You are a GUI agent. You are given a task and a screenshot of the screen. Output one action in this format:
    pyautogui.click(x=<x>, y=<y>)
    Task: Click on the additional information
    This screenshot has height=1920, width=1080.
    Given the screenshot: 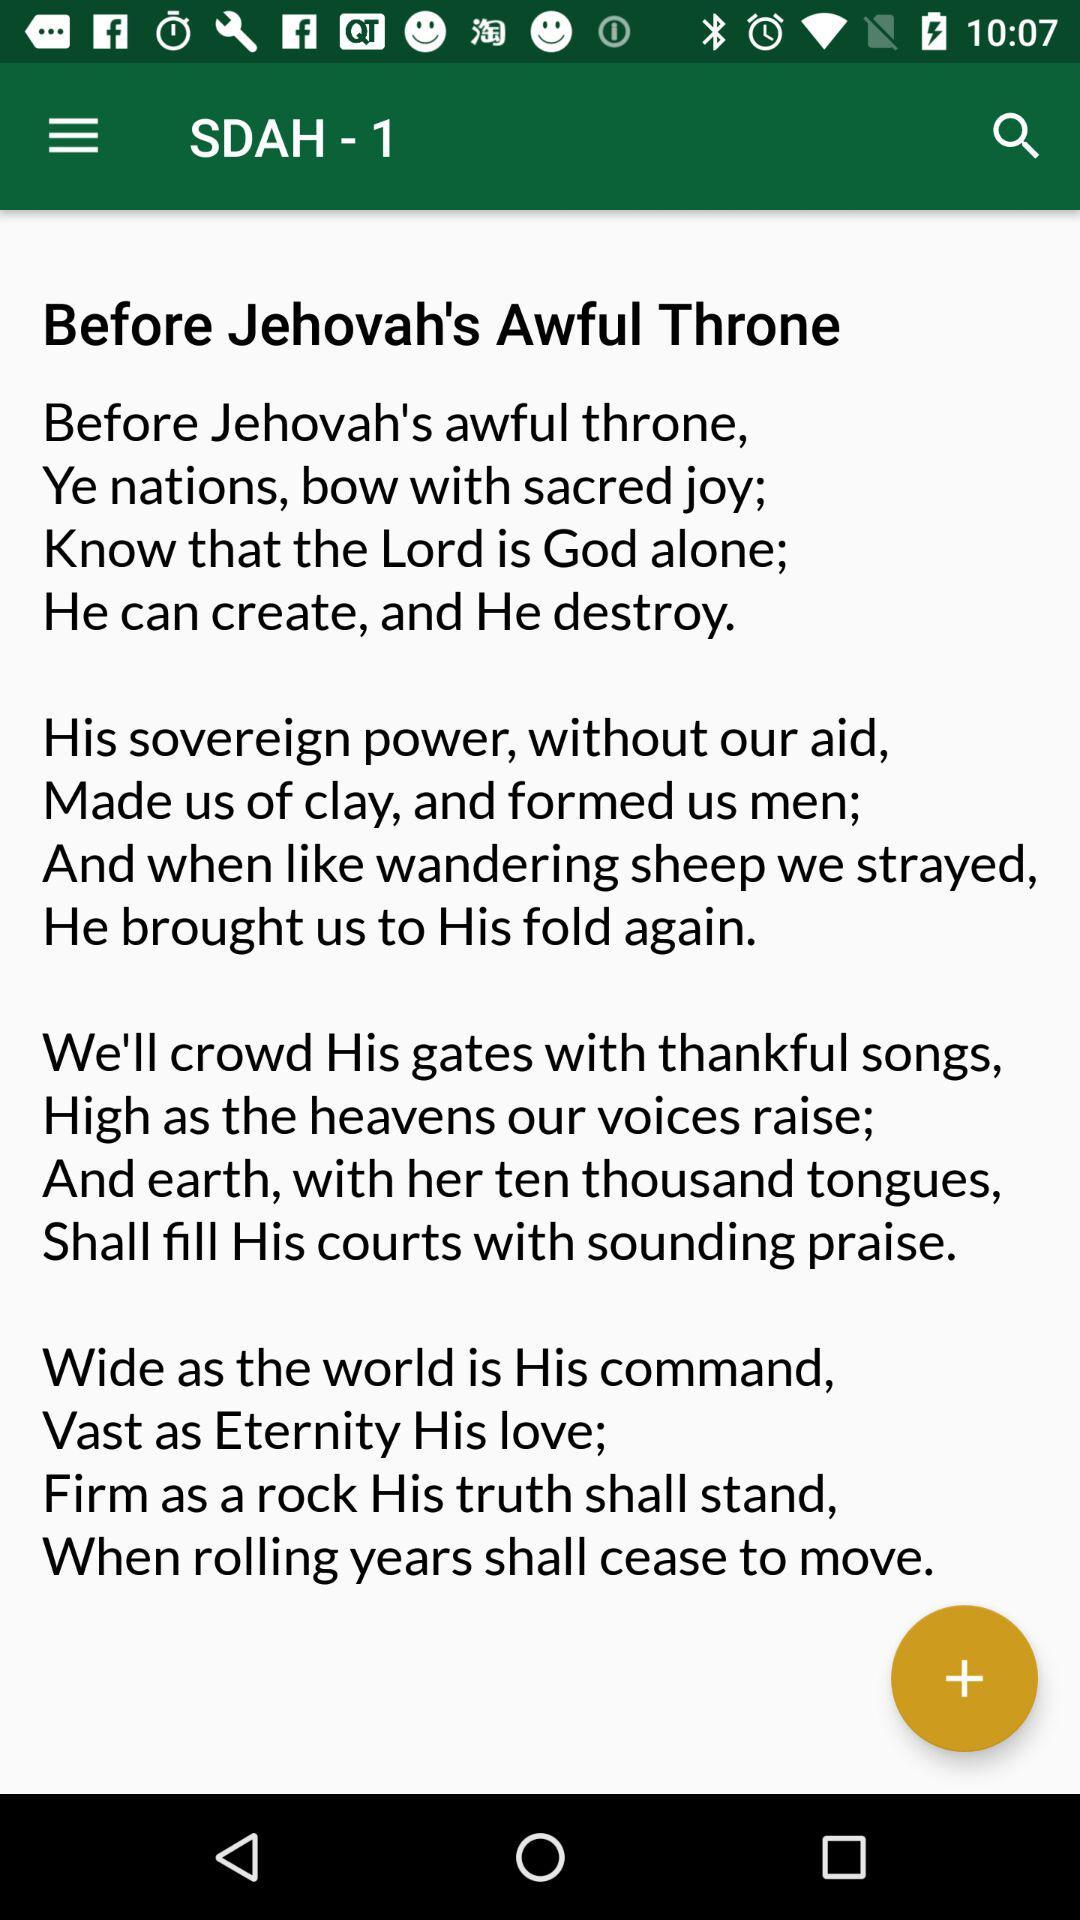 What is the action you would take?
    pyautogui.click(x=963, y=1678)
    